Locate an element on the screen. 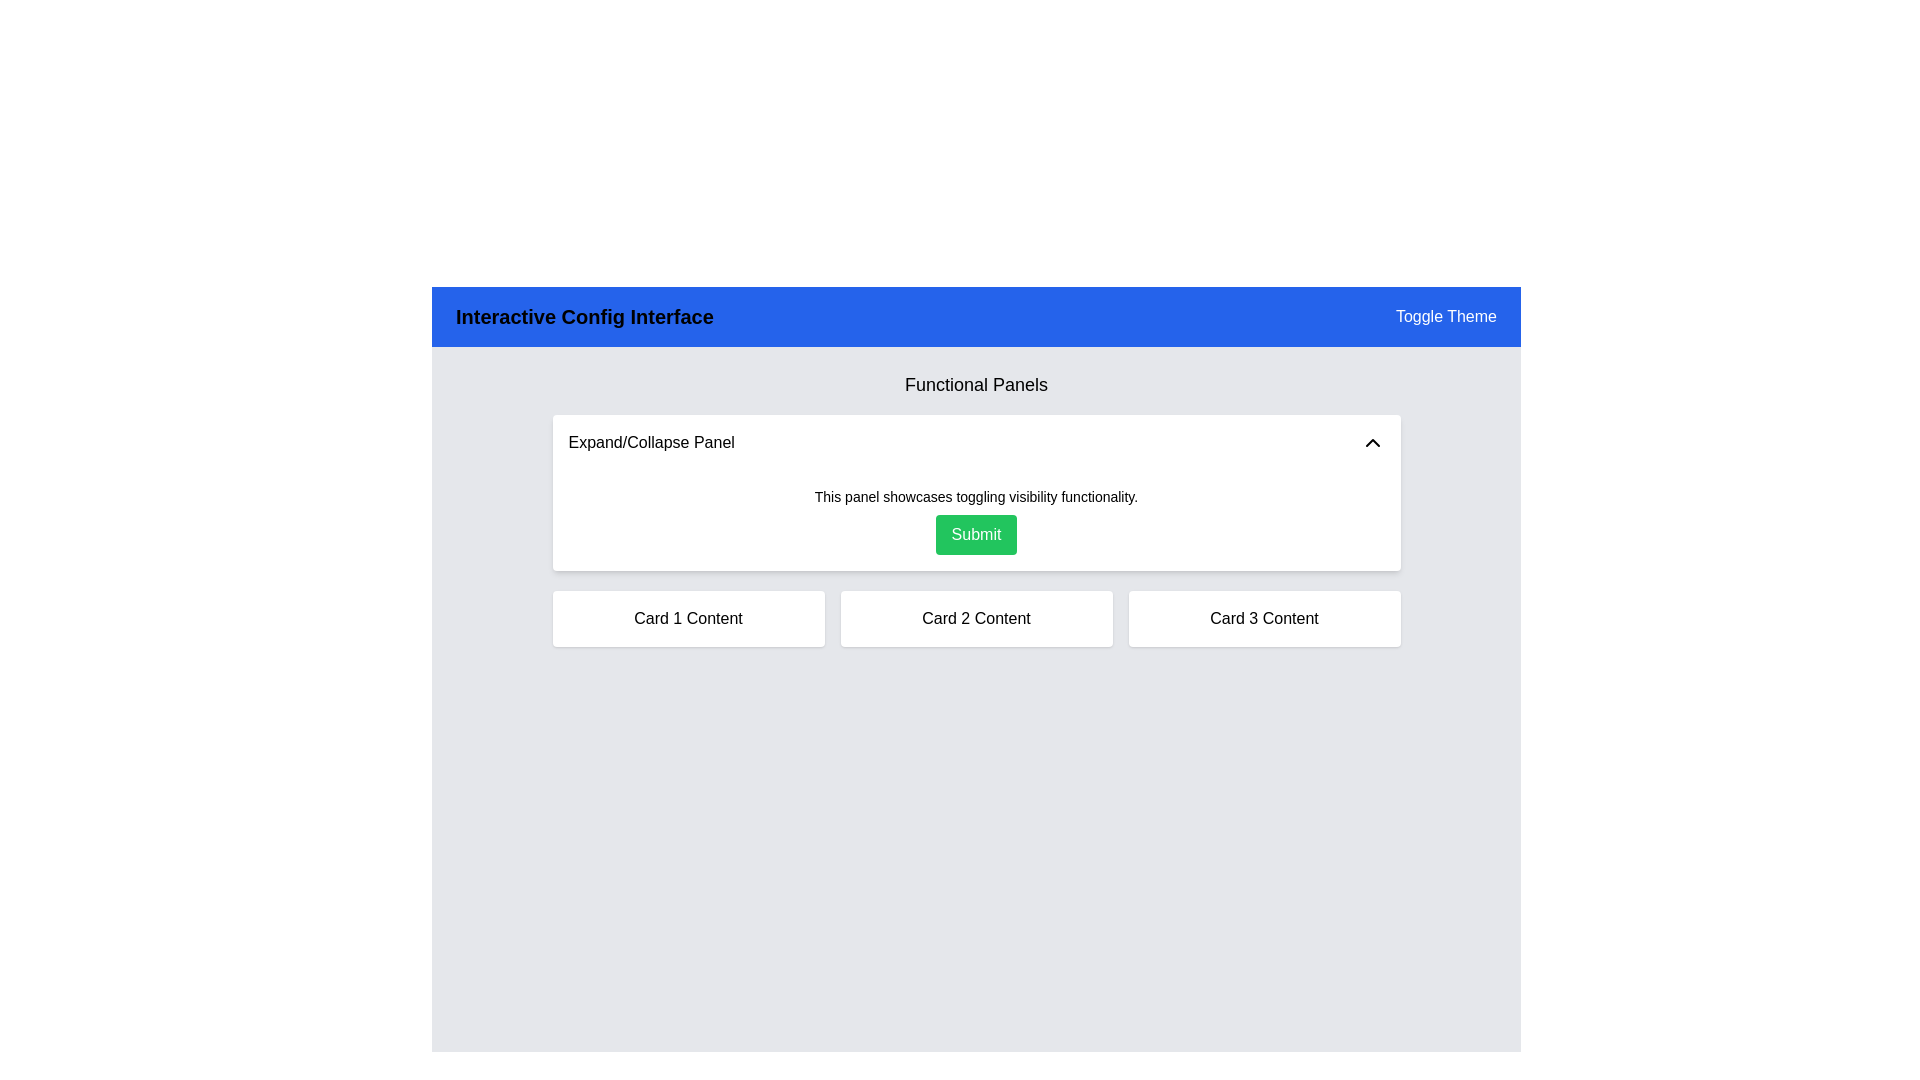 This screenshot has width=1920, height=1080. the 'Submit' button located at the bottom of the Collapsible panel with a white background and labeled 'Submit' is located at coordinates (976, 493).